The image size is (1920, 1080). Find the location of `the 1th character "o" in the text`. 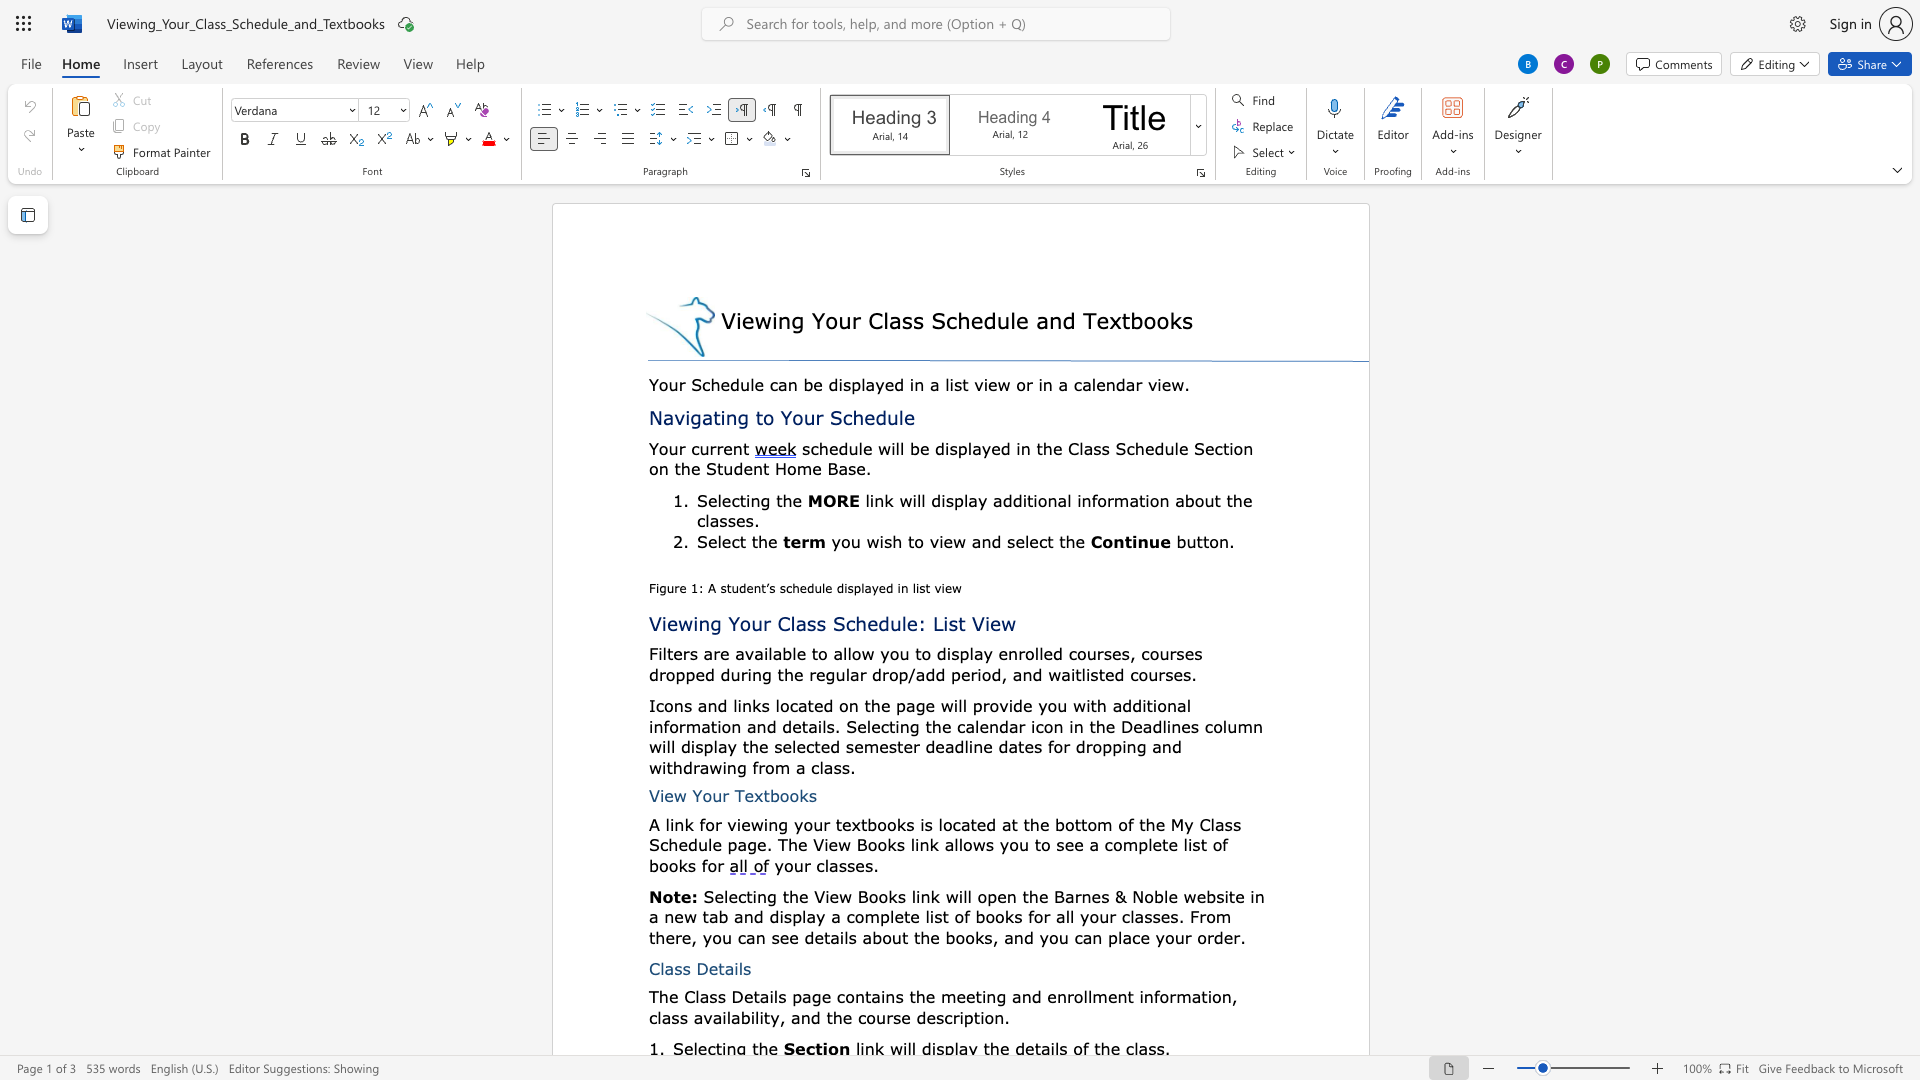

the 1th character "o" in the text is located at coordinates (787, 864).